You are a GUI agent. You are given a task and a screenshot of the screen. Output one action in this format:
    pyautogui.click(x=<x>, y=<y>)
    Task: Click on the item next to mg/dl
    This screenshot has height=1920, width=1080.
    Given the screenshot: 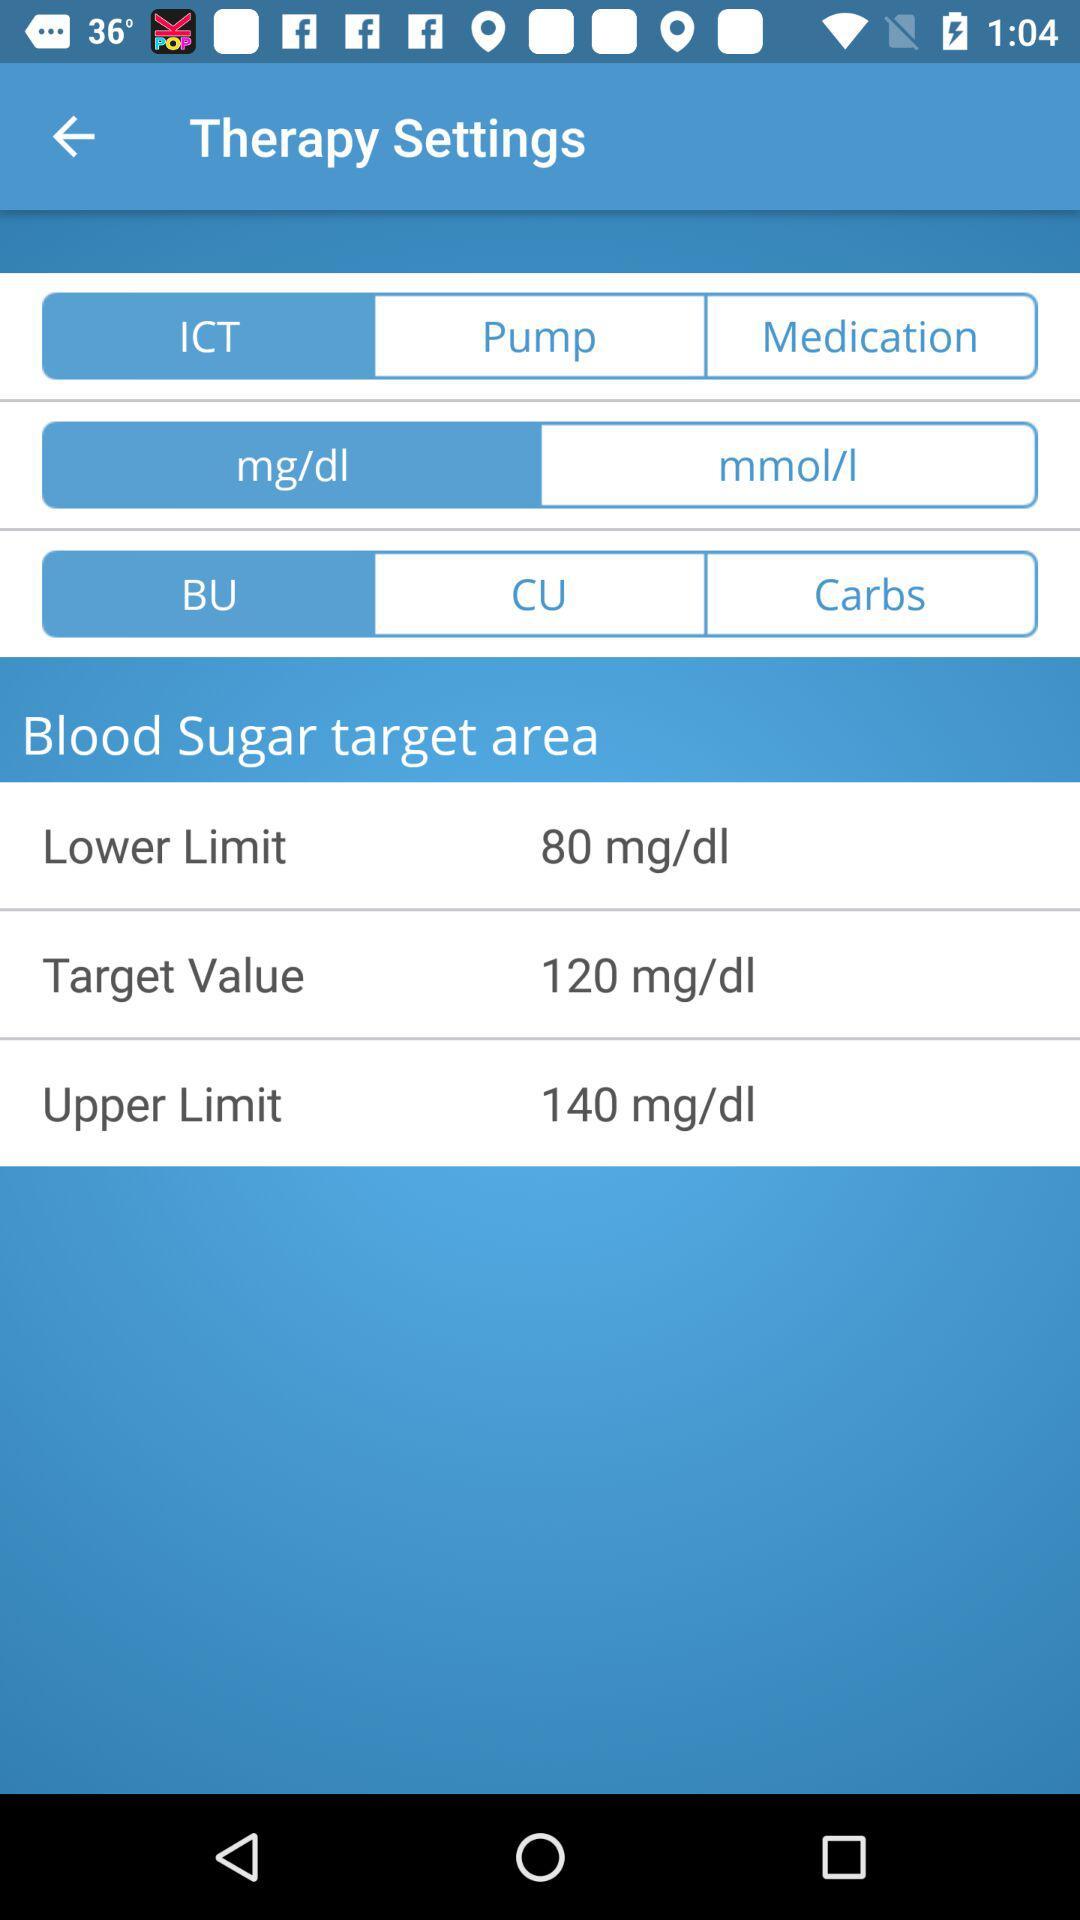 What is the action you would take?
    pyautogui.click(x=788, y=464)
    